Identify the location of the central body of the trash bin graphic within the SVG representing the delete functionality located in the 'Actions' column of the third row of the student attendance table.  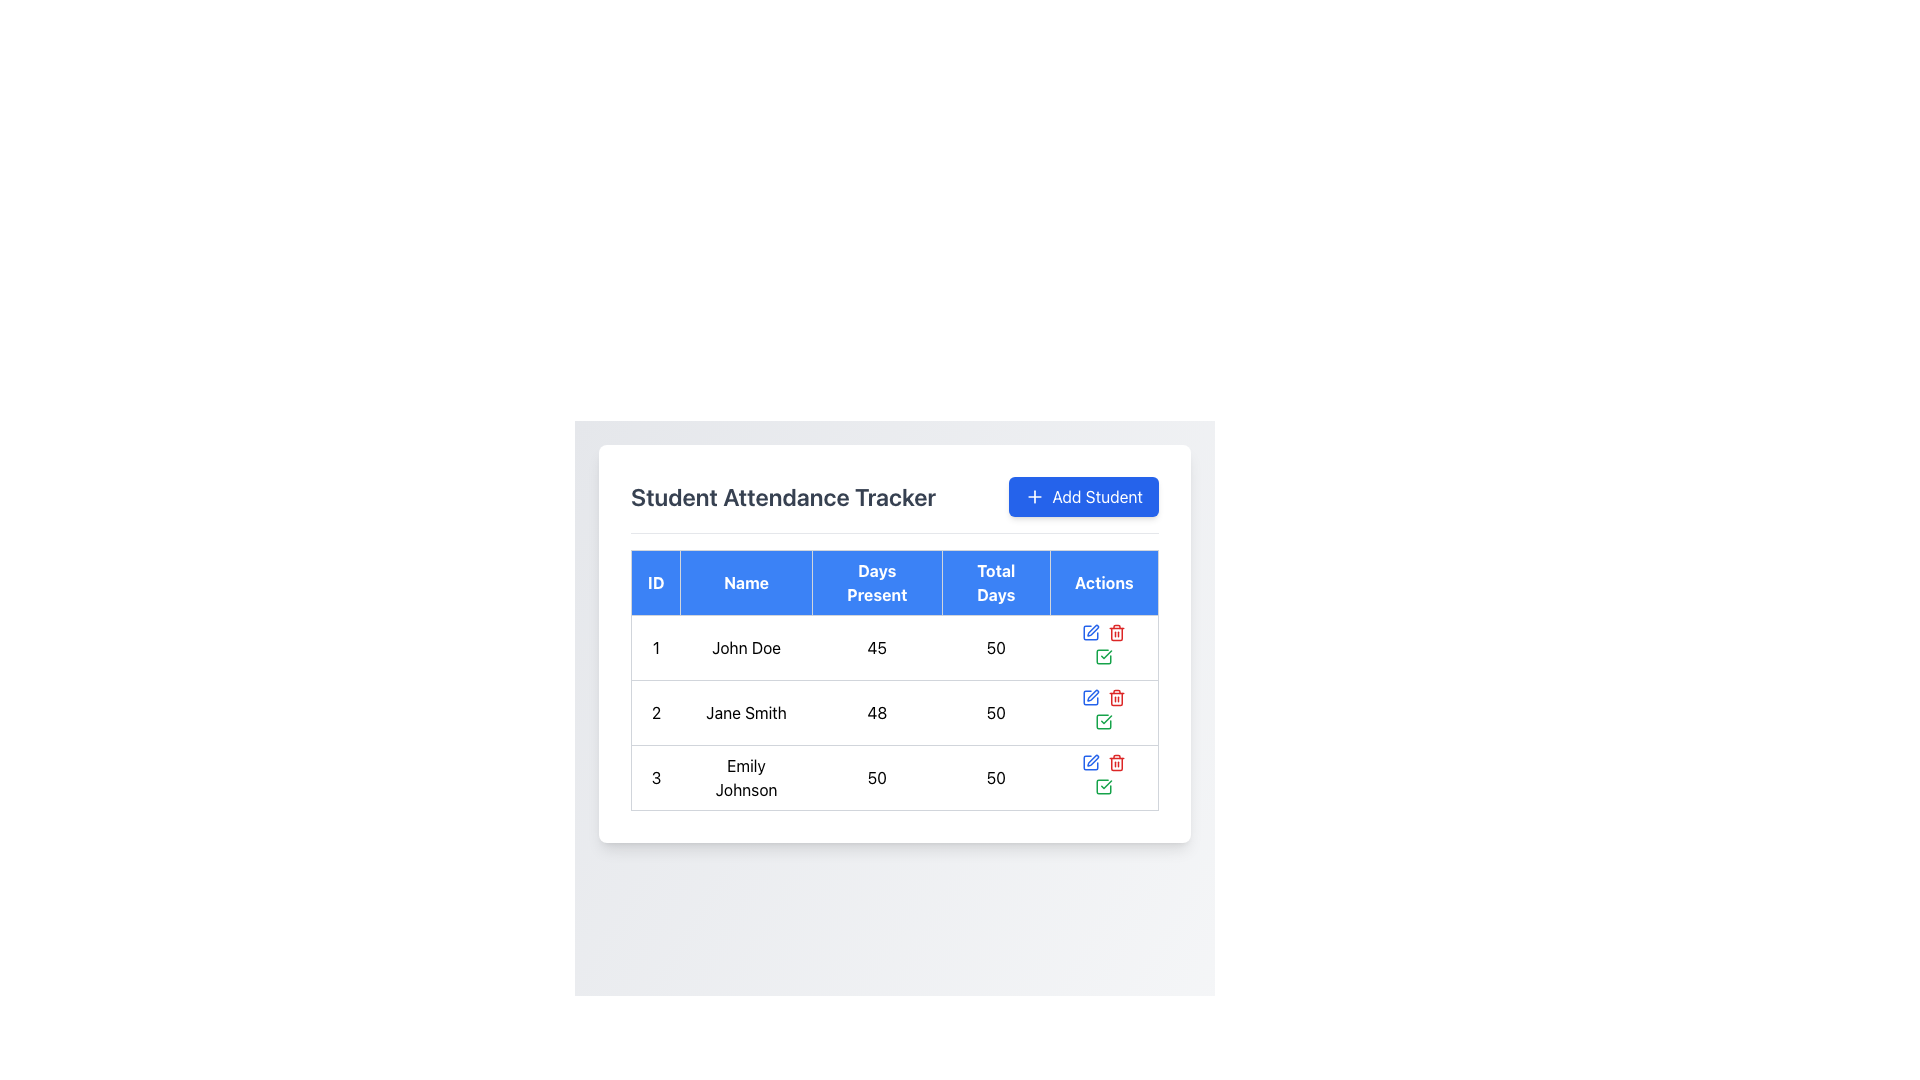
(1116, 764).